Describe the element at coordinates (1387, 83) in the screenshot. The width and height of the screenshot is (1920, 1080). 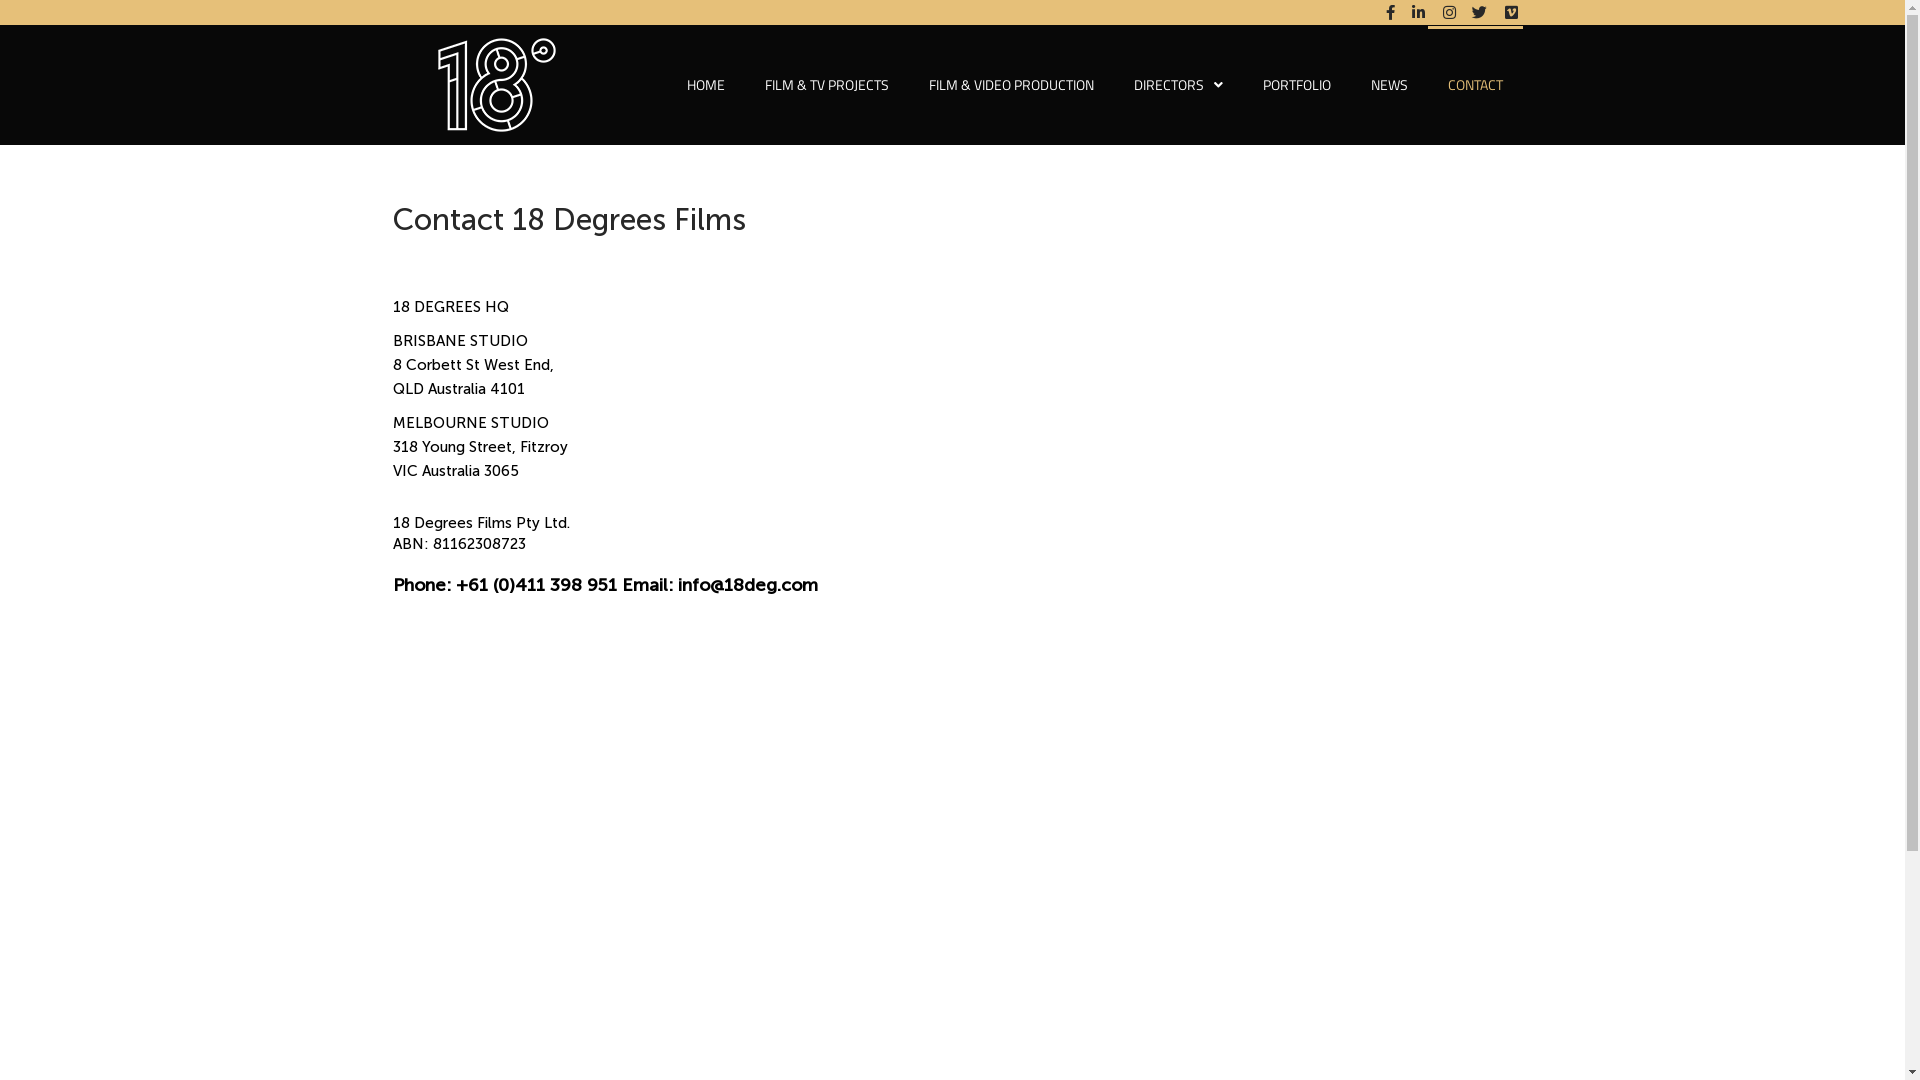
I see `'NEWS'` at that location.